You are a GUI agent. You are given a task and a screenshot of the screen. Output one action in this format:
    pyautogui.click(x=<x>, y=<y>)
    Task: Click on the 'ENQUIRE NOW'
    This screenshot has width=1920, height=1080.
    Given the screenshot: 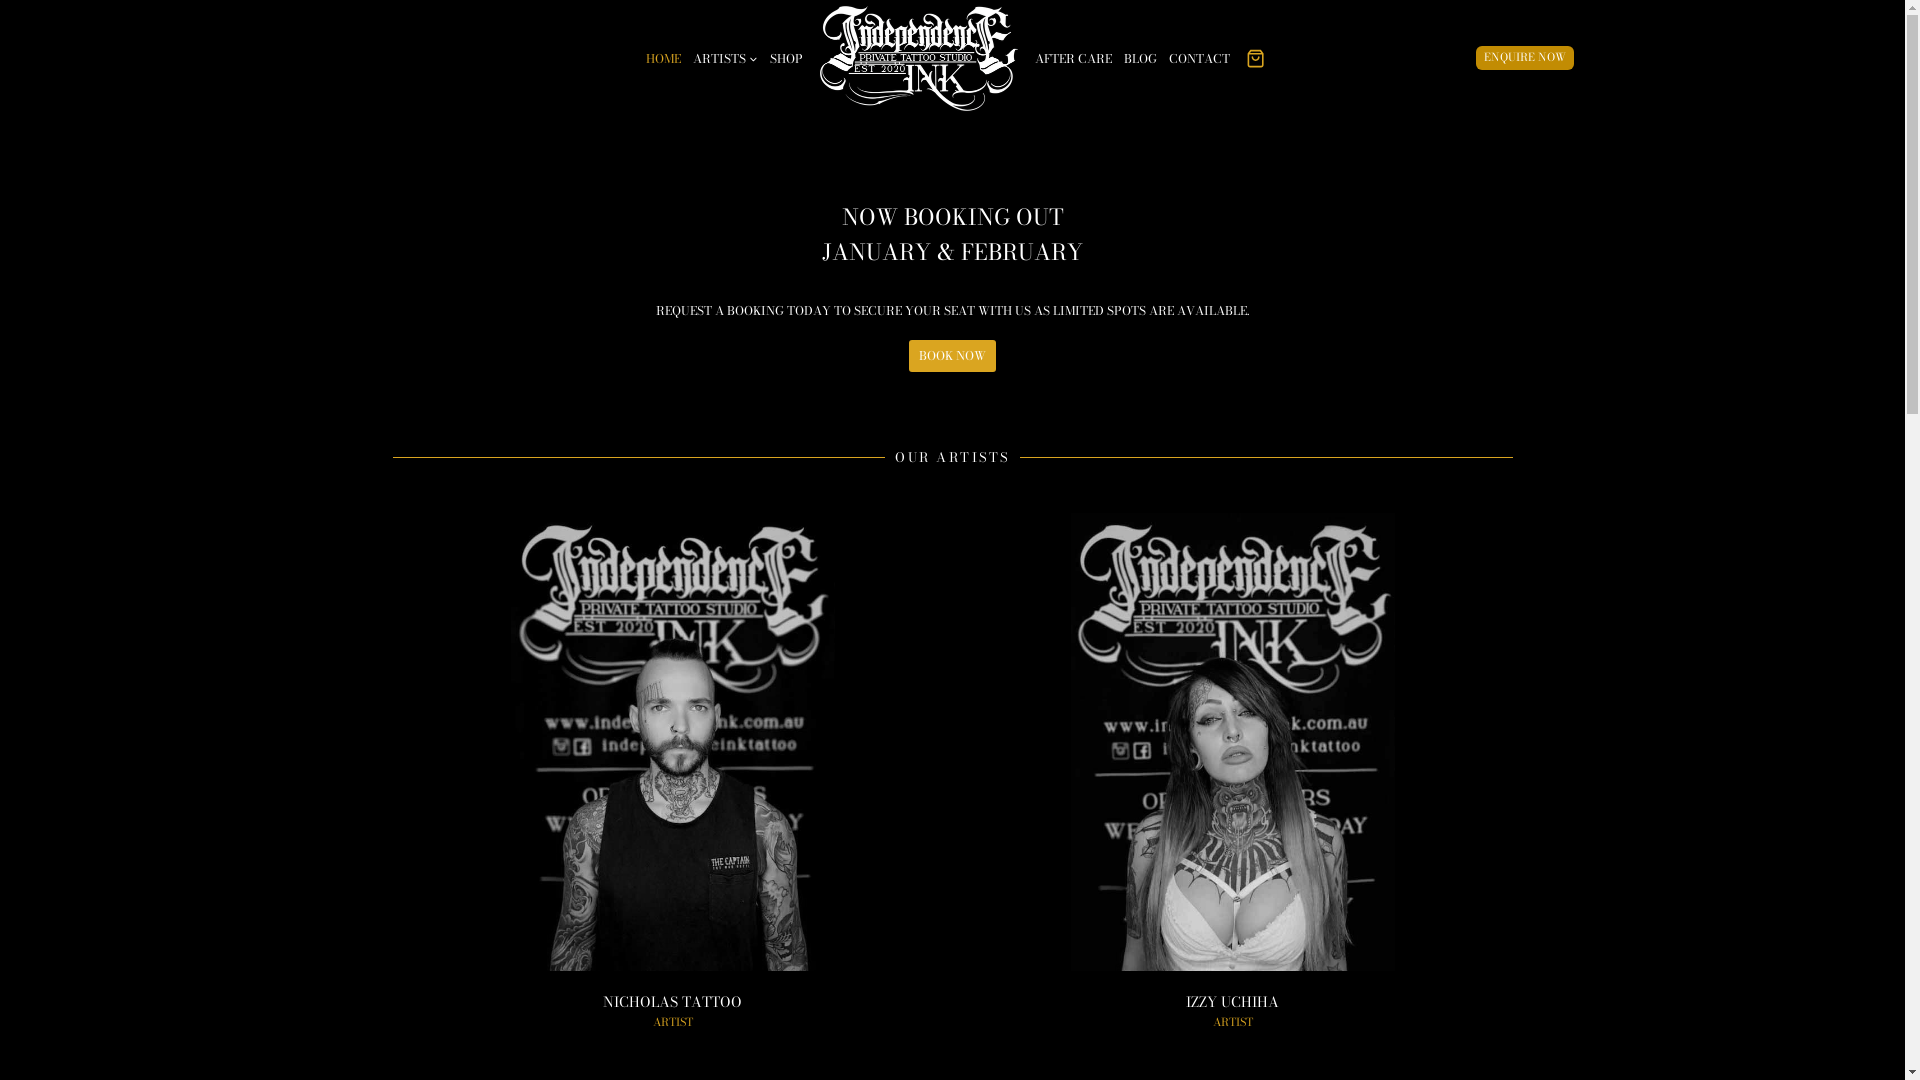 What is the action you would take?
    pyautogui.click(x=1523, y=56)
    